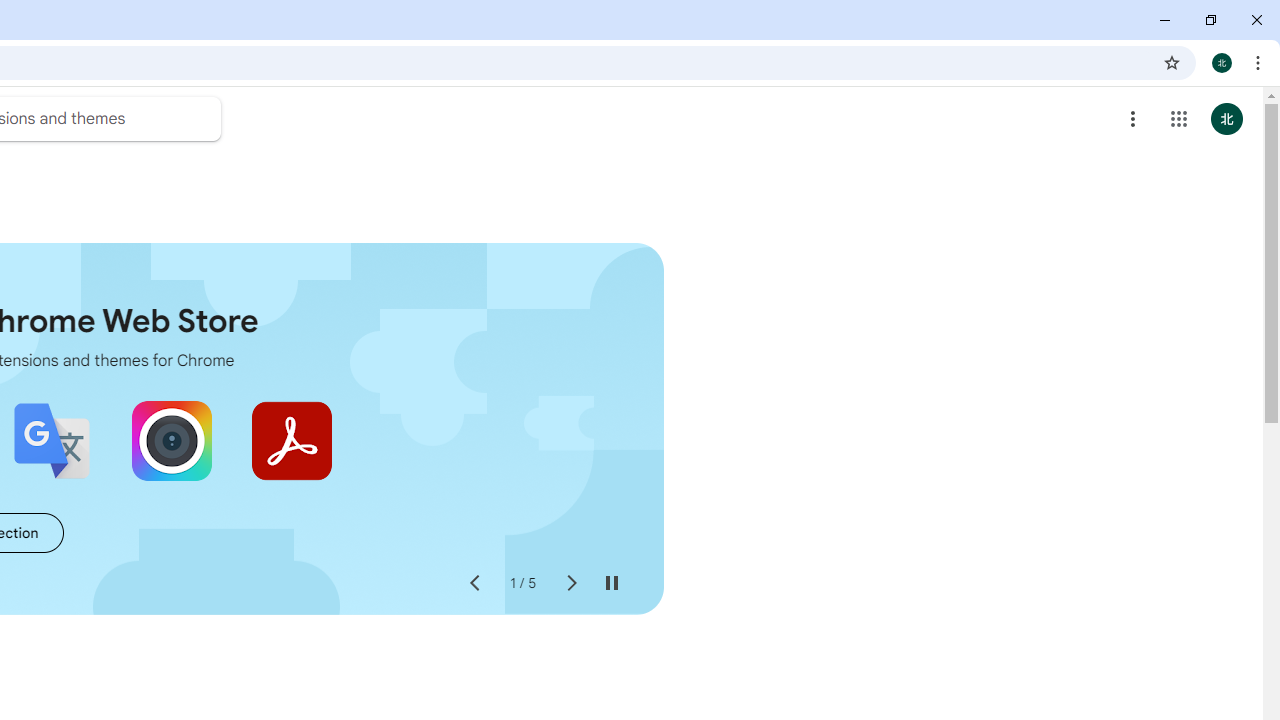  What do you see at coordinates (610, 583) in the screenshot?
I see `'Pause auto-play'` at bounding box center [610, 583].